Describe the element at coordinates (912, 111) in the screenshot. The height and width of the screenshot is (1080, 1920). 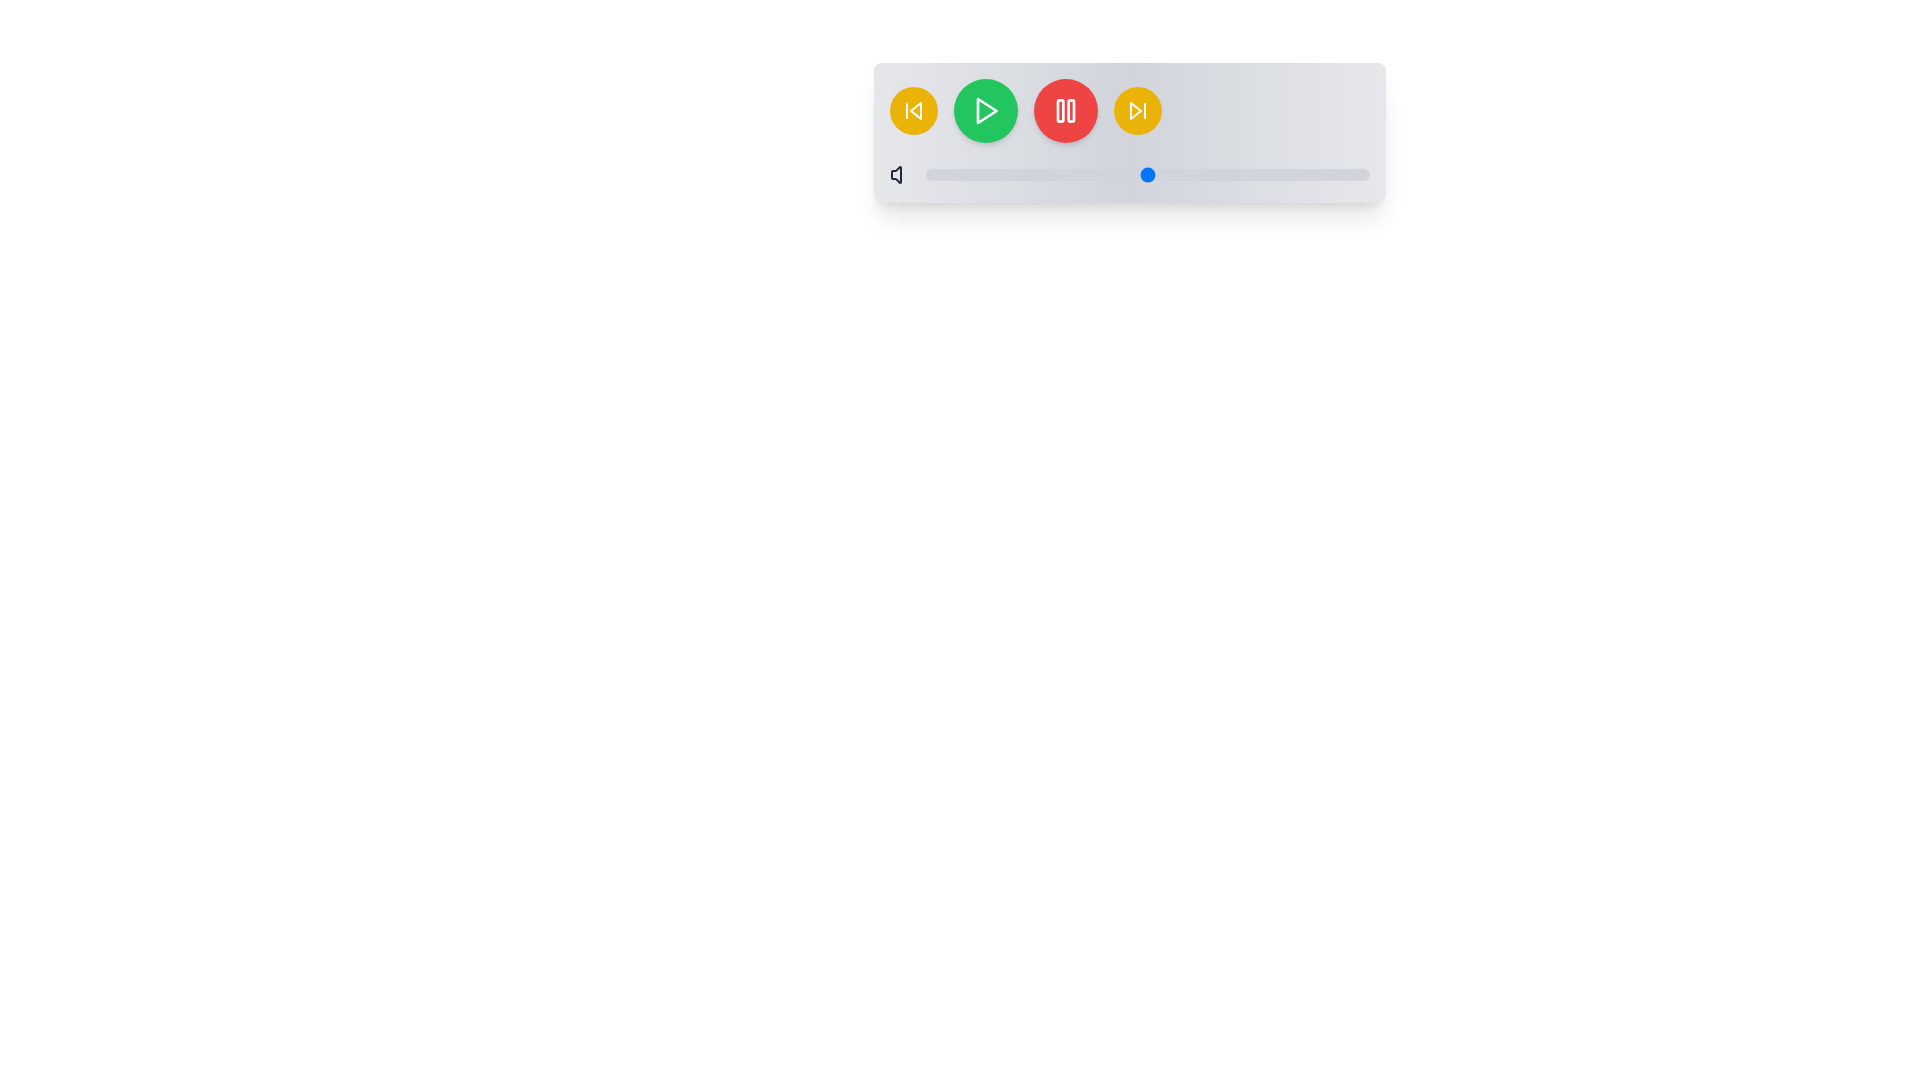
I see `the circular yellow button with a backward arrow icon` at that location.